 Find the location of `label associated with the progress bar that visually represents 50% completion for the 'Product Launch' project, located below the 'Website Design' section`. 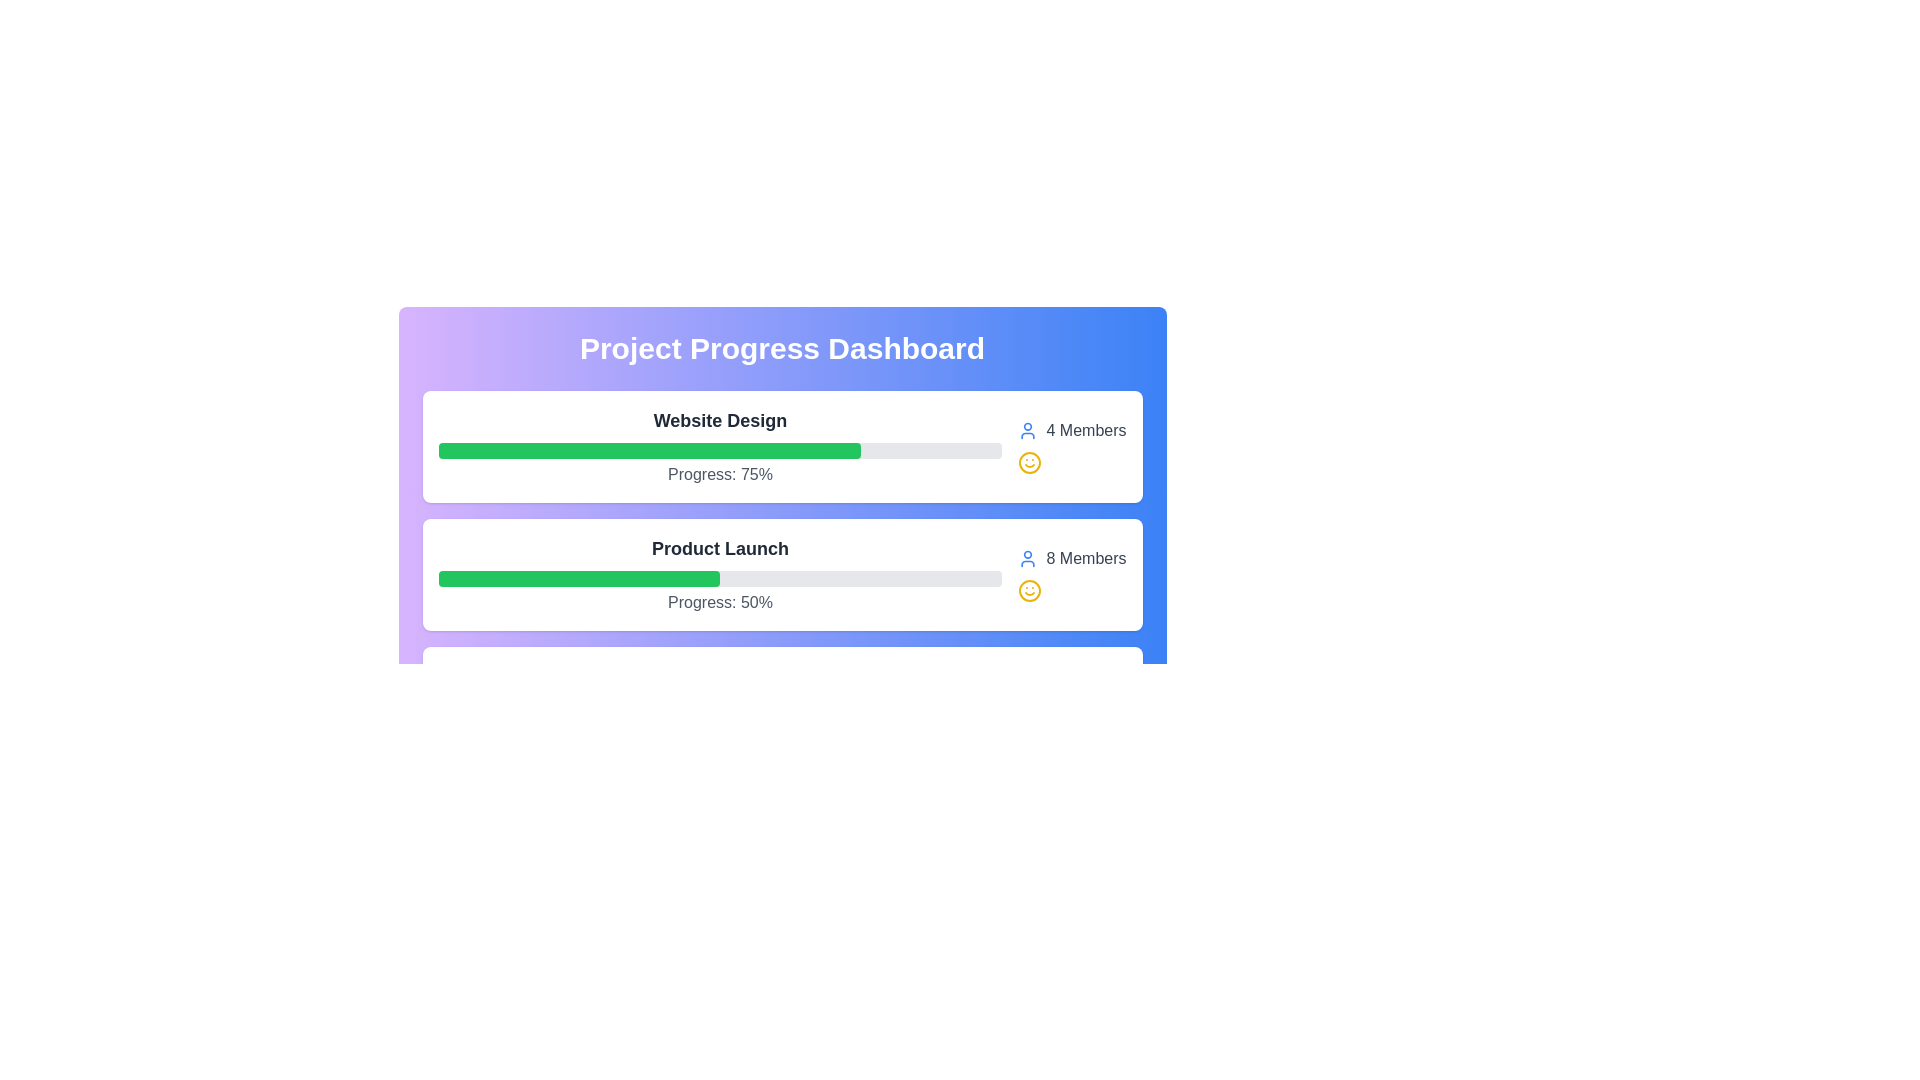

label associated with the progress bar that visually represents 50% completion for the 'Product Launch' project, located below the 'Website Design' section is located at coordinates (578, 578).